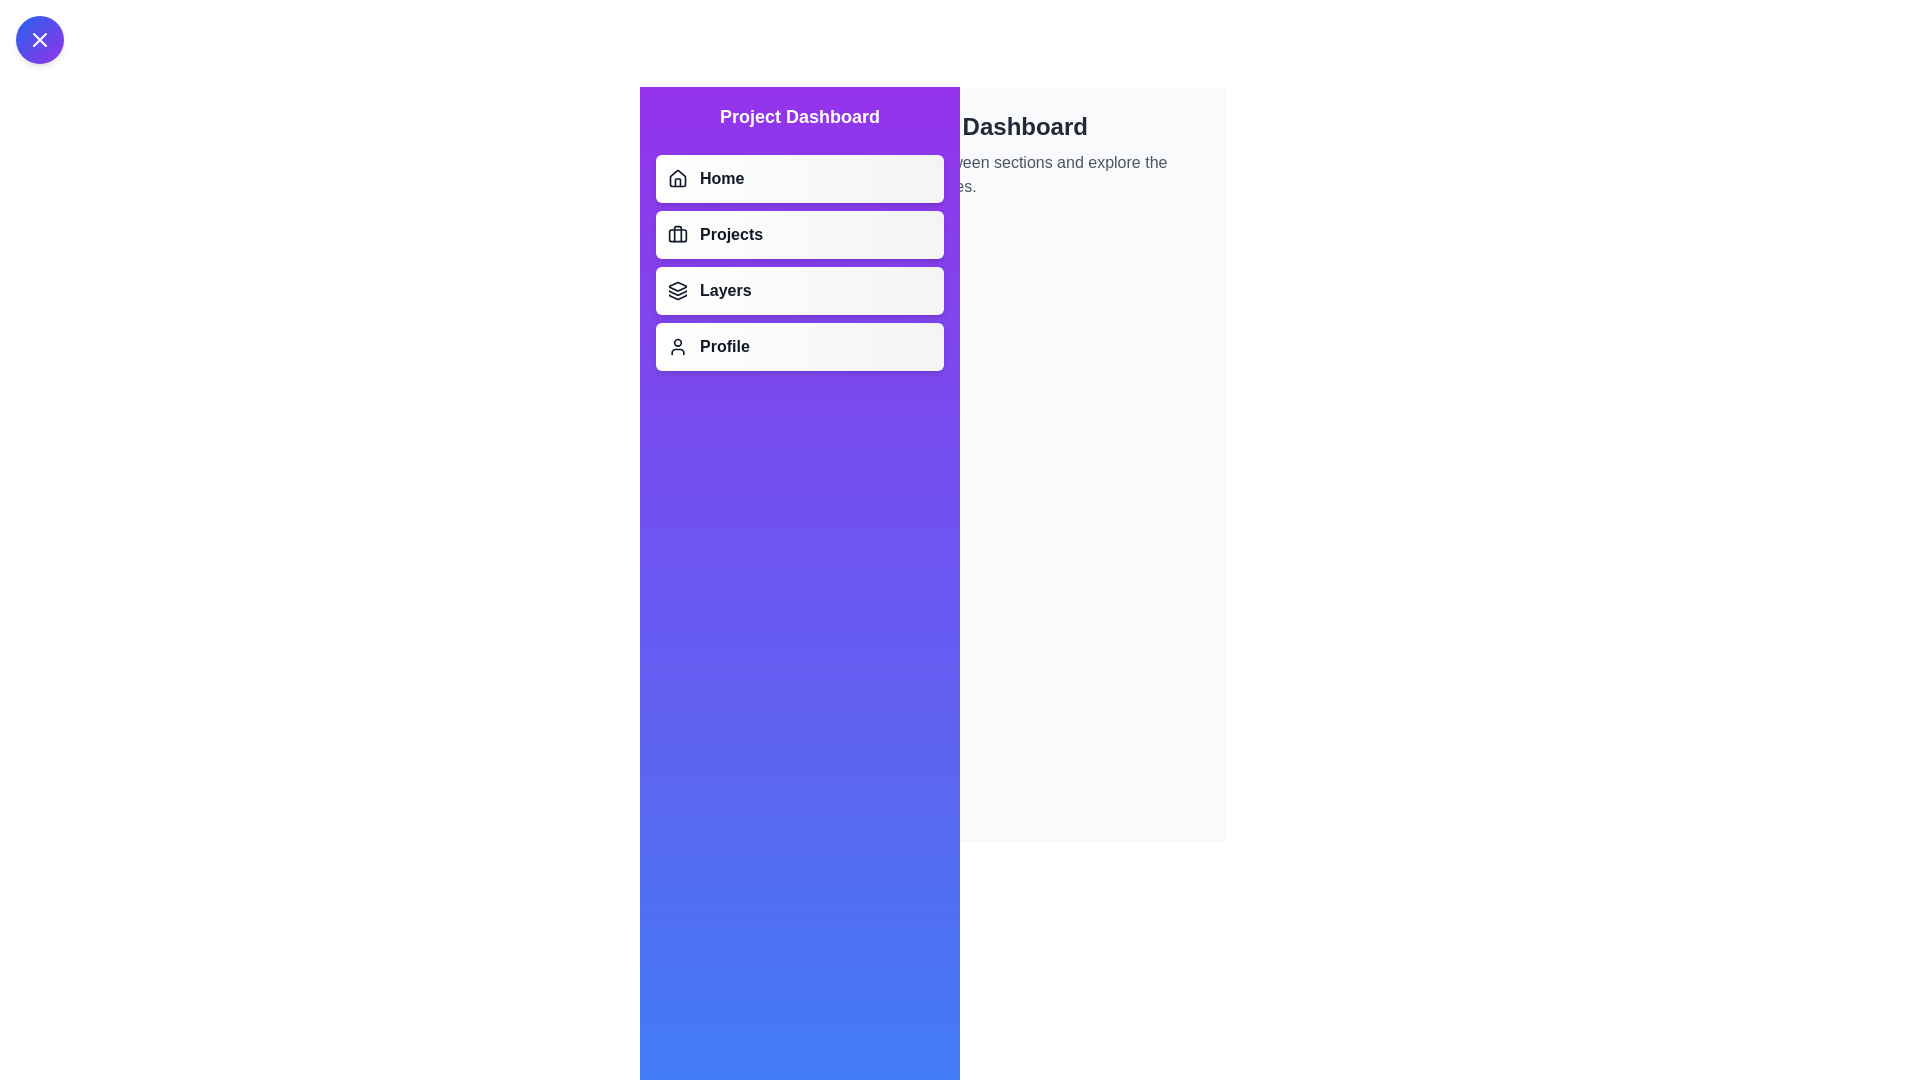 Image resolution: width=1920 pixels, height=1080 pixels. What do you see at coordinates (800, 234) in the screenshot?
I see `the navigation section button labeled Projects` at bounding box center [800, 234].